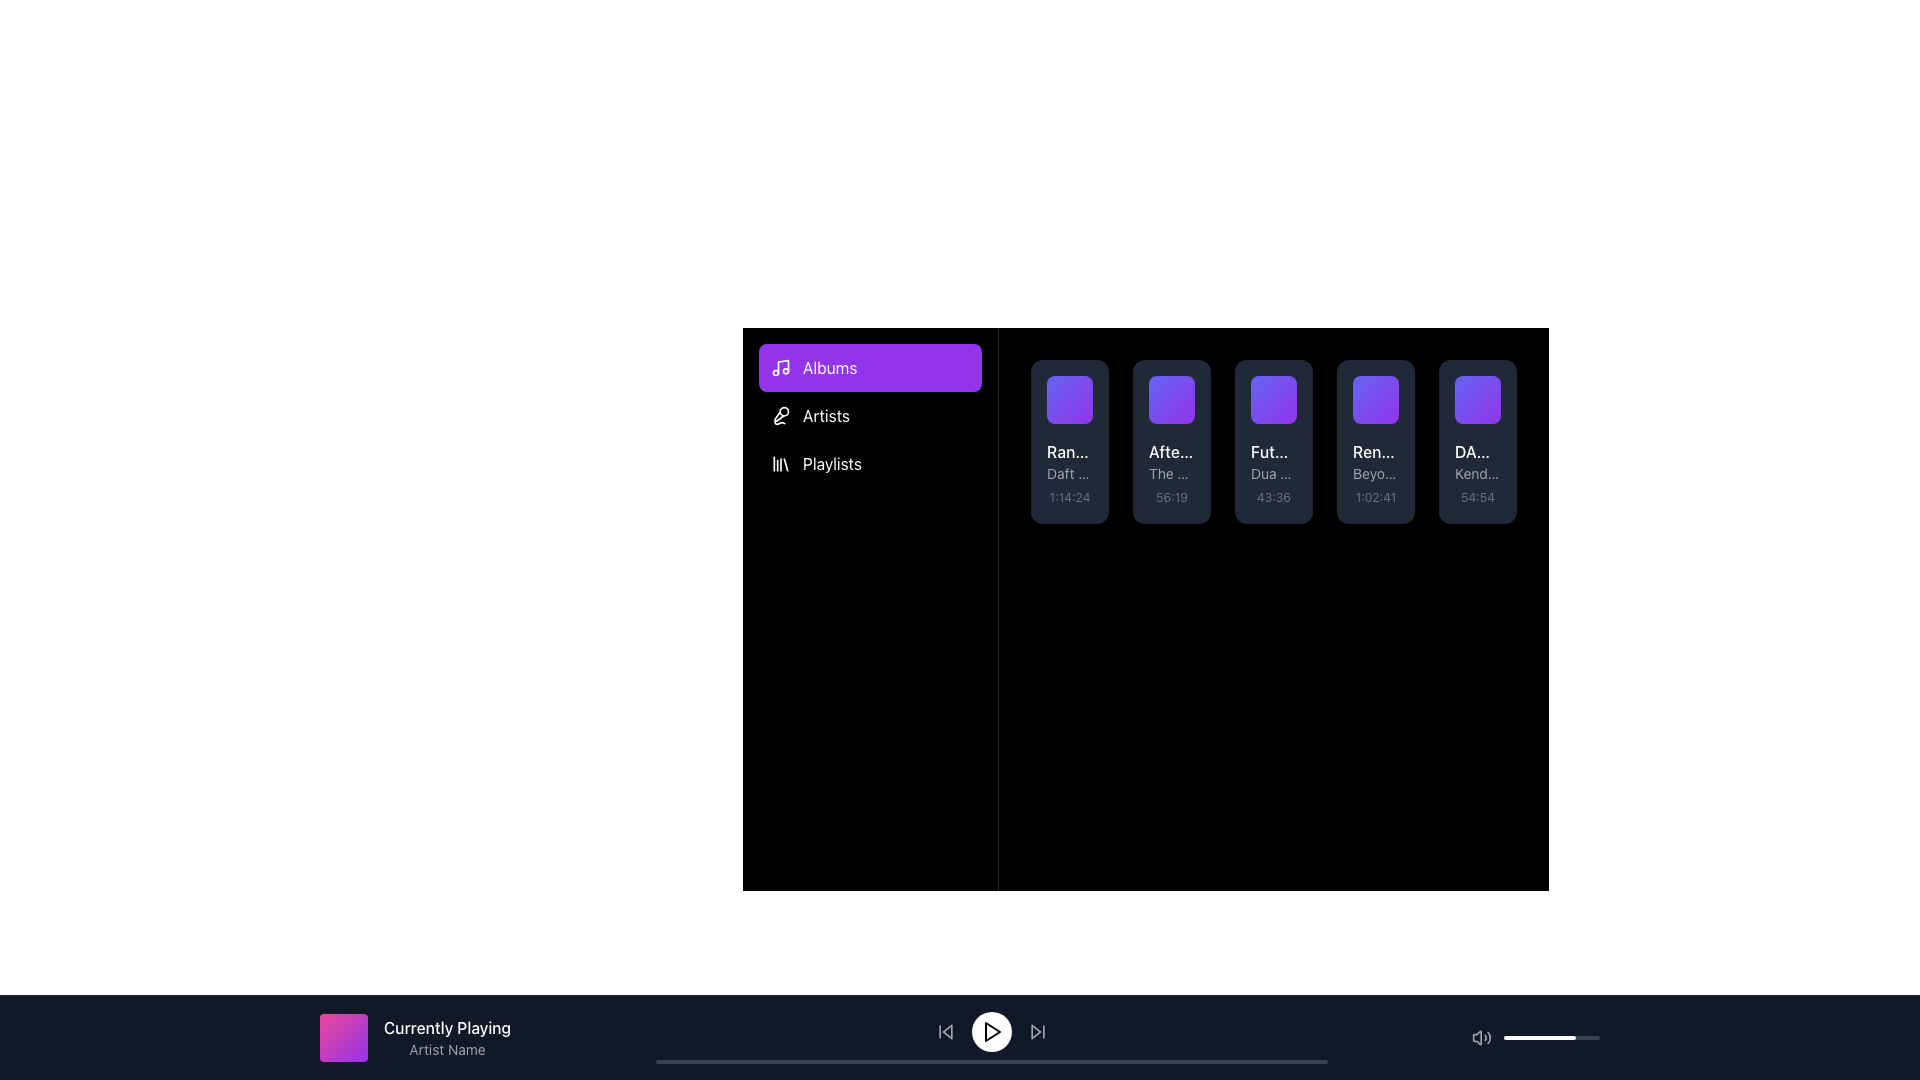 The image size is (1920, 1080). I want to click on the small triangular 'back' button located in the bottom media control bar, so click(946, 1032).